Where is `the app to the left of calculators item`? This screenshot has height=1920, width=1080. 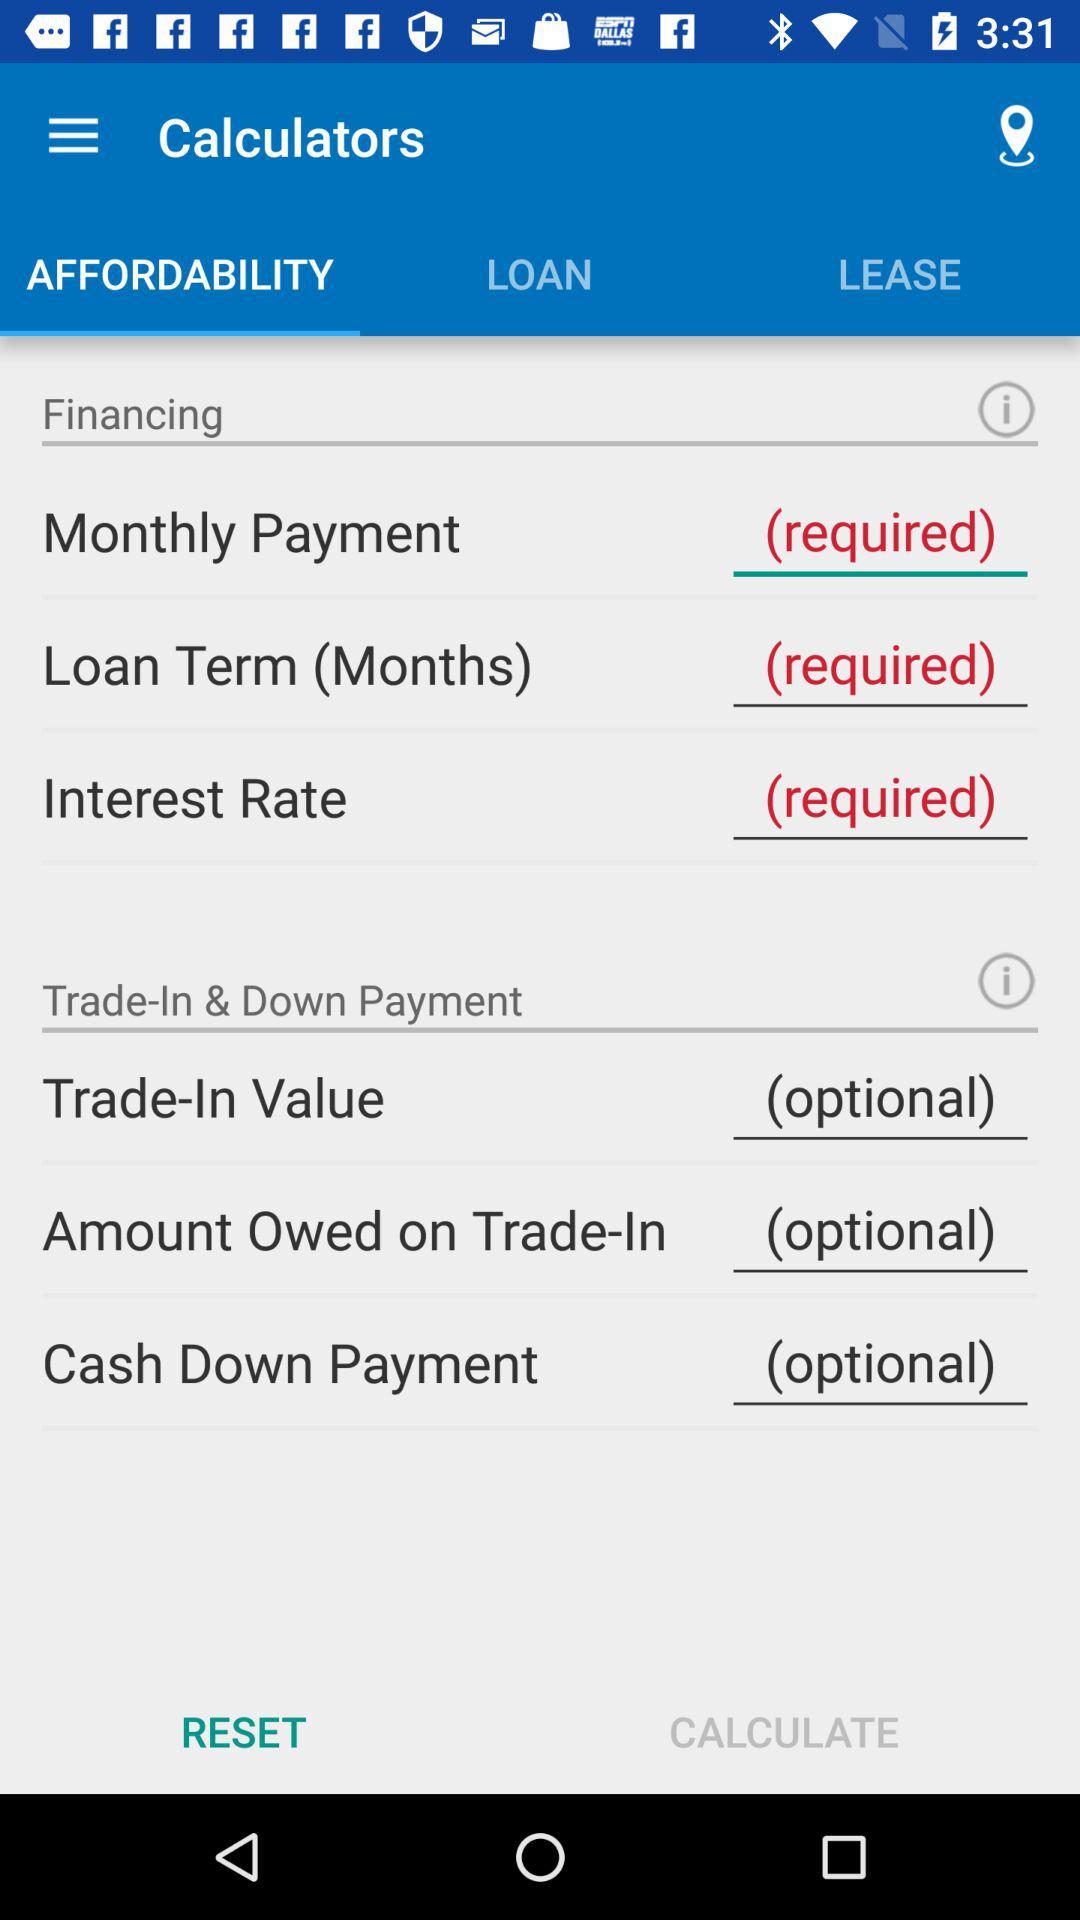
the app to the left of calculators item is located at coordinates (72, 135).